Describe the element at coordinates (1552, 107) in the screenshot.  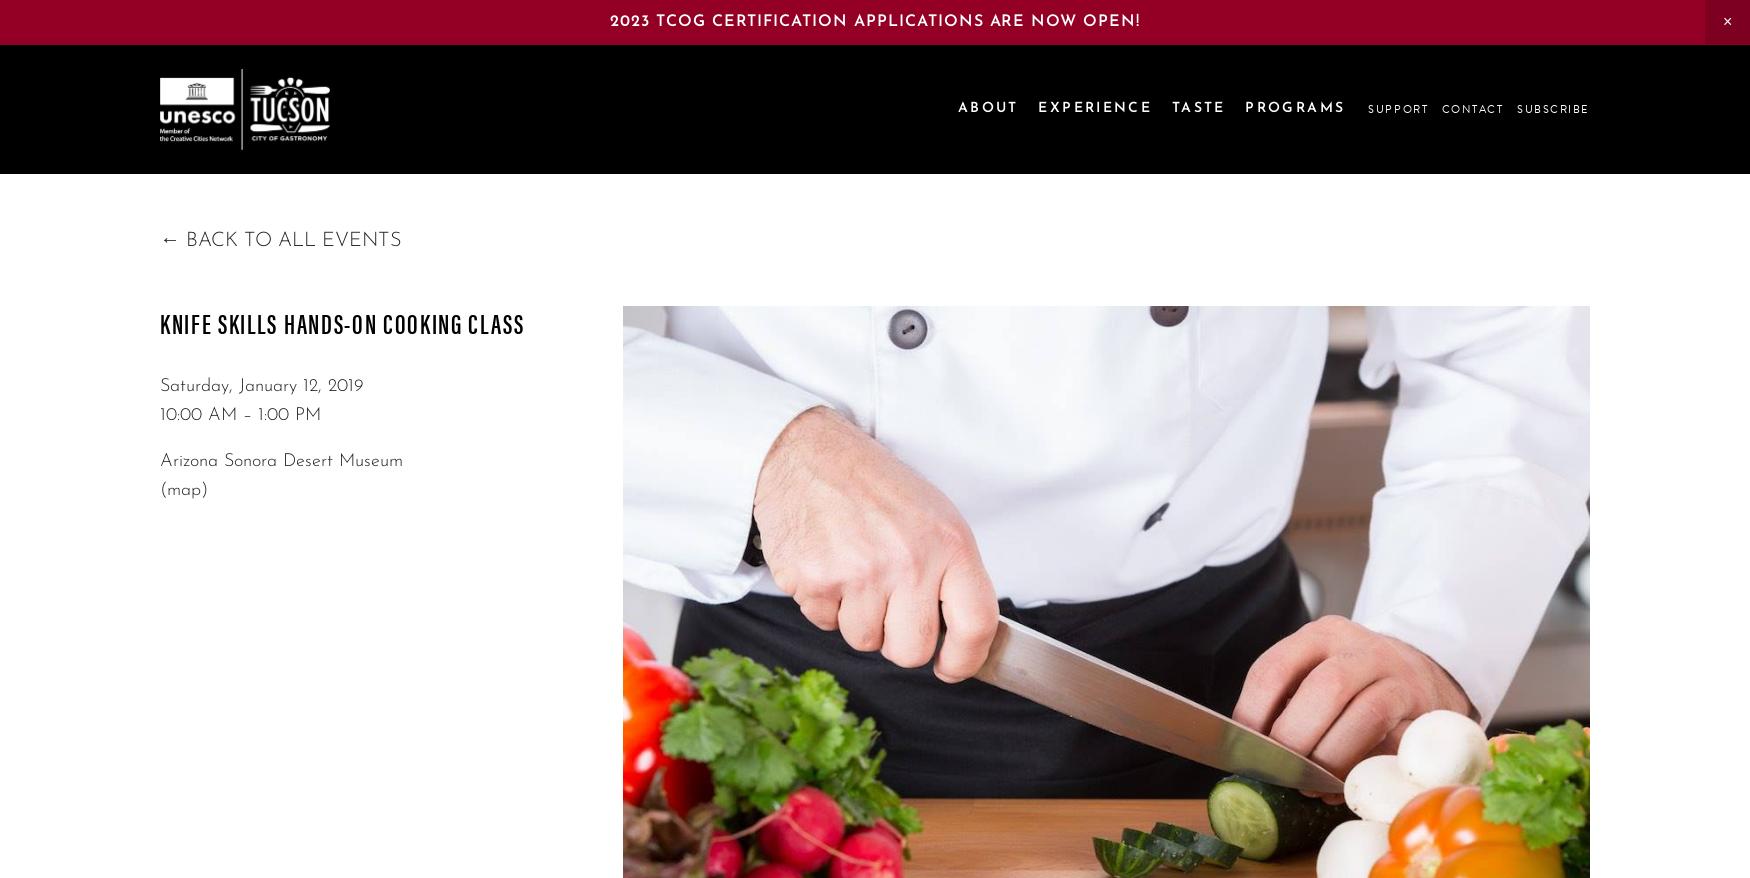
I see `'Subscribe'` at that location.